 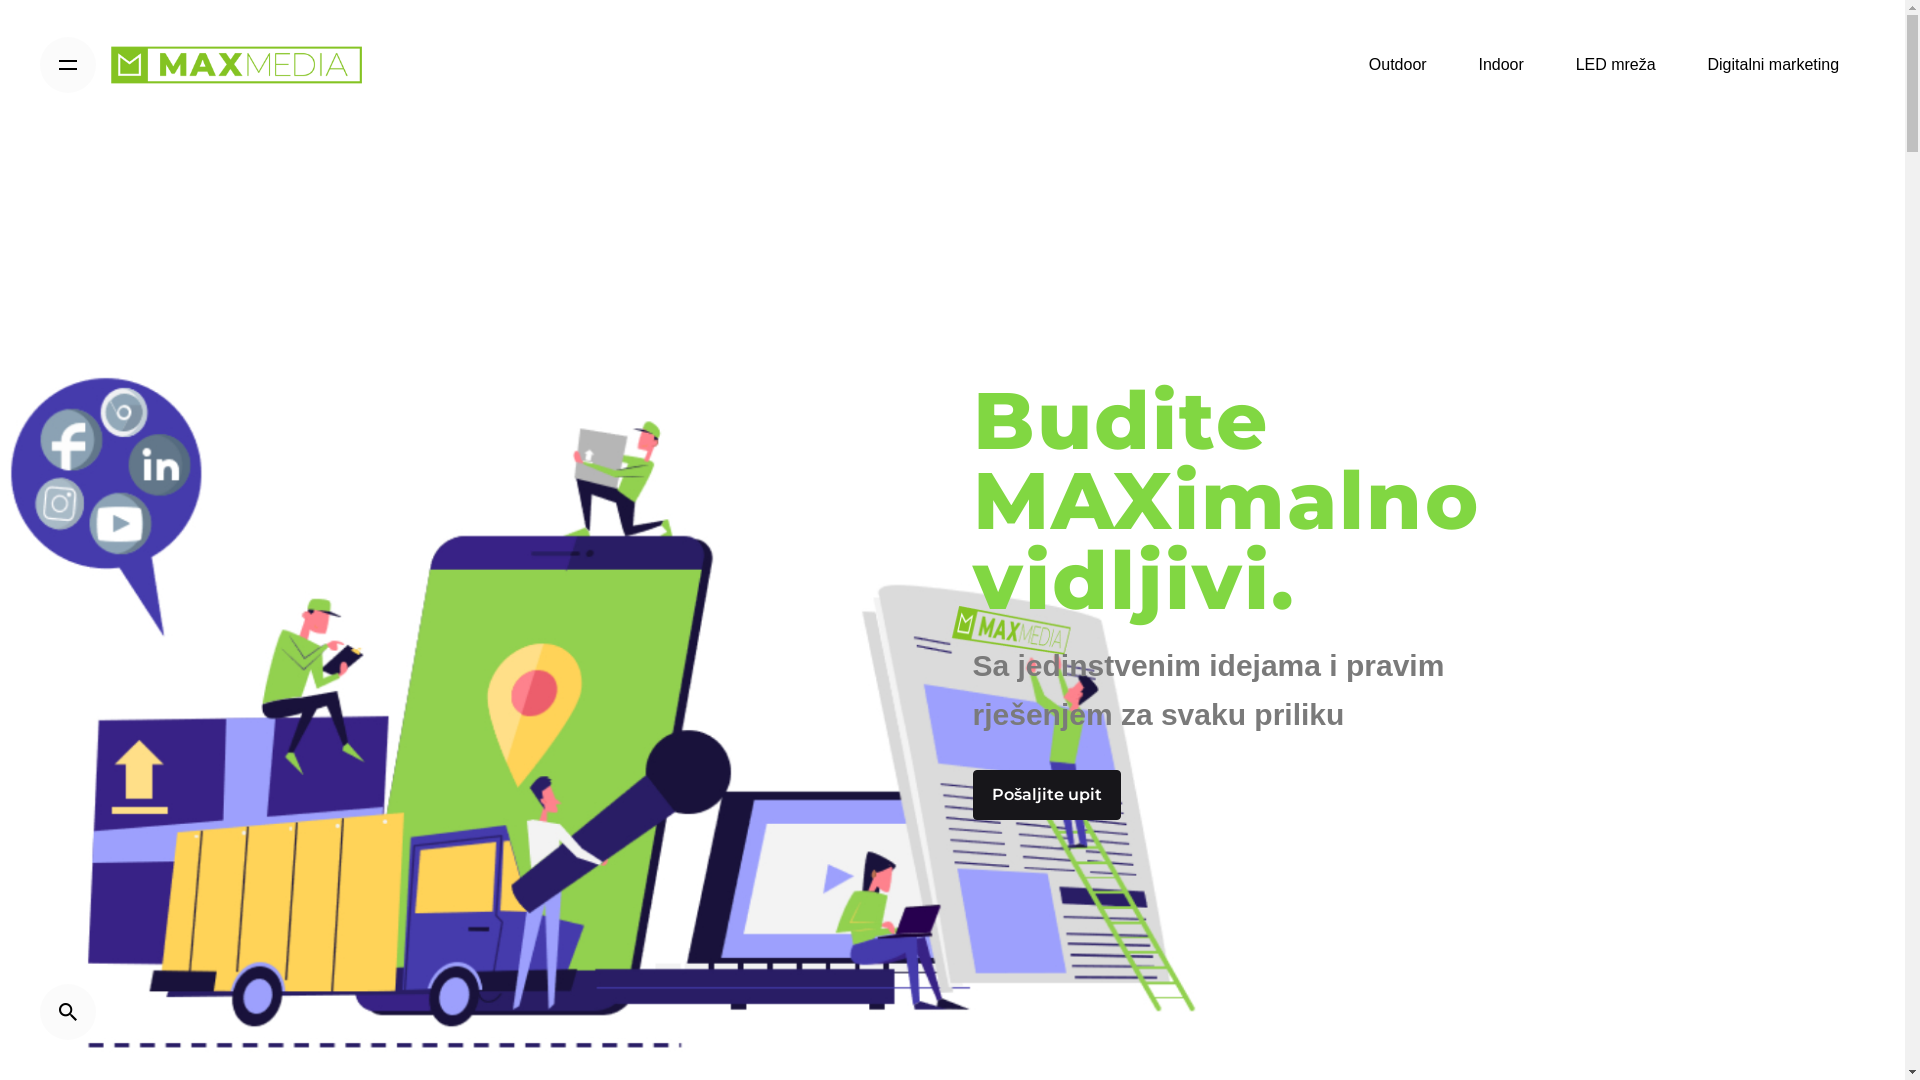 I want to click on 'Indoor', so click(x=1453, y=64).